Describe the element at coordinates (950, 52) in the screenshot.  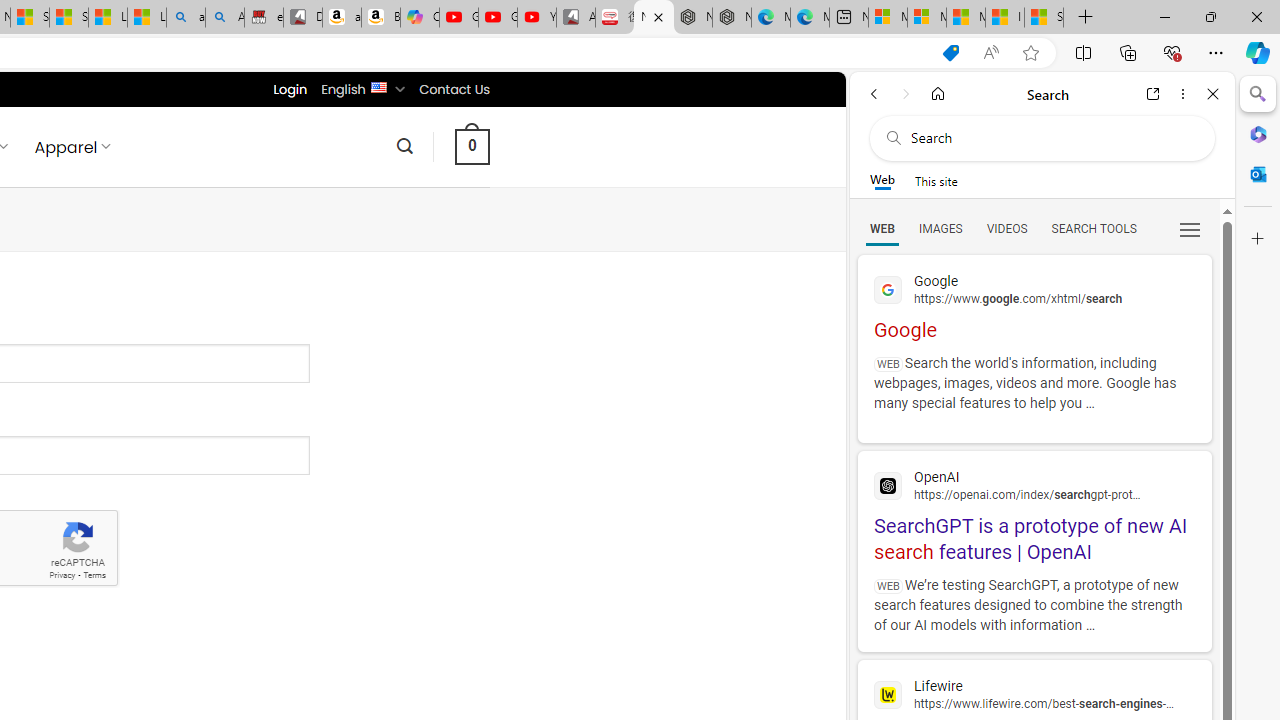
I see `'This site has coupons! Shopping in Microsoft Edge'` at that location.